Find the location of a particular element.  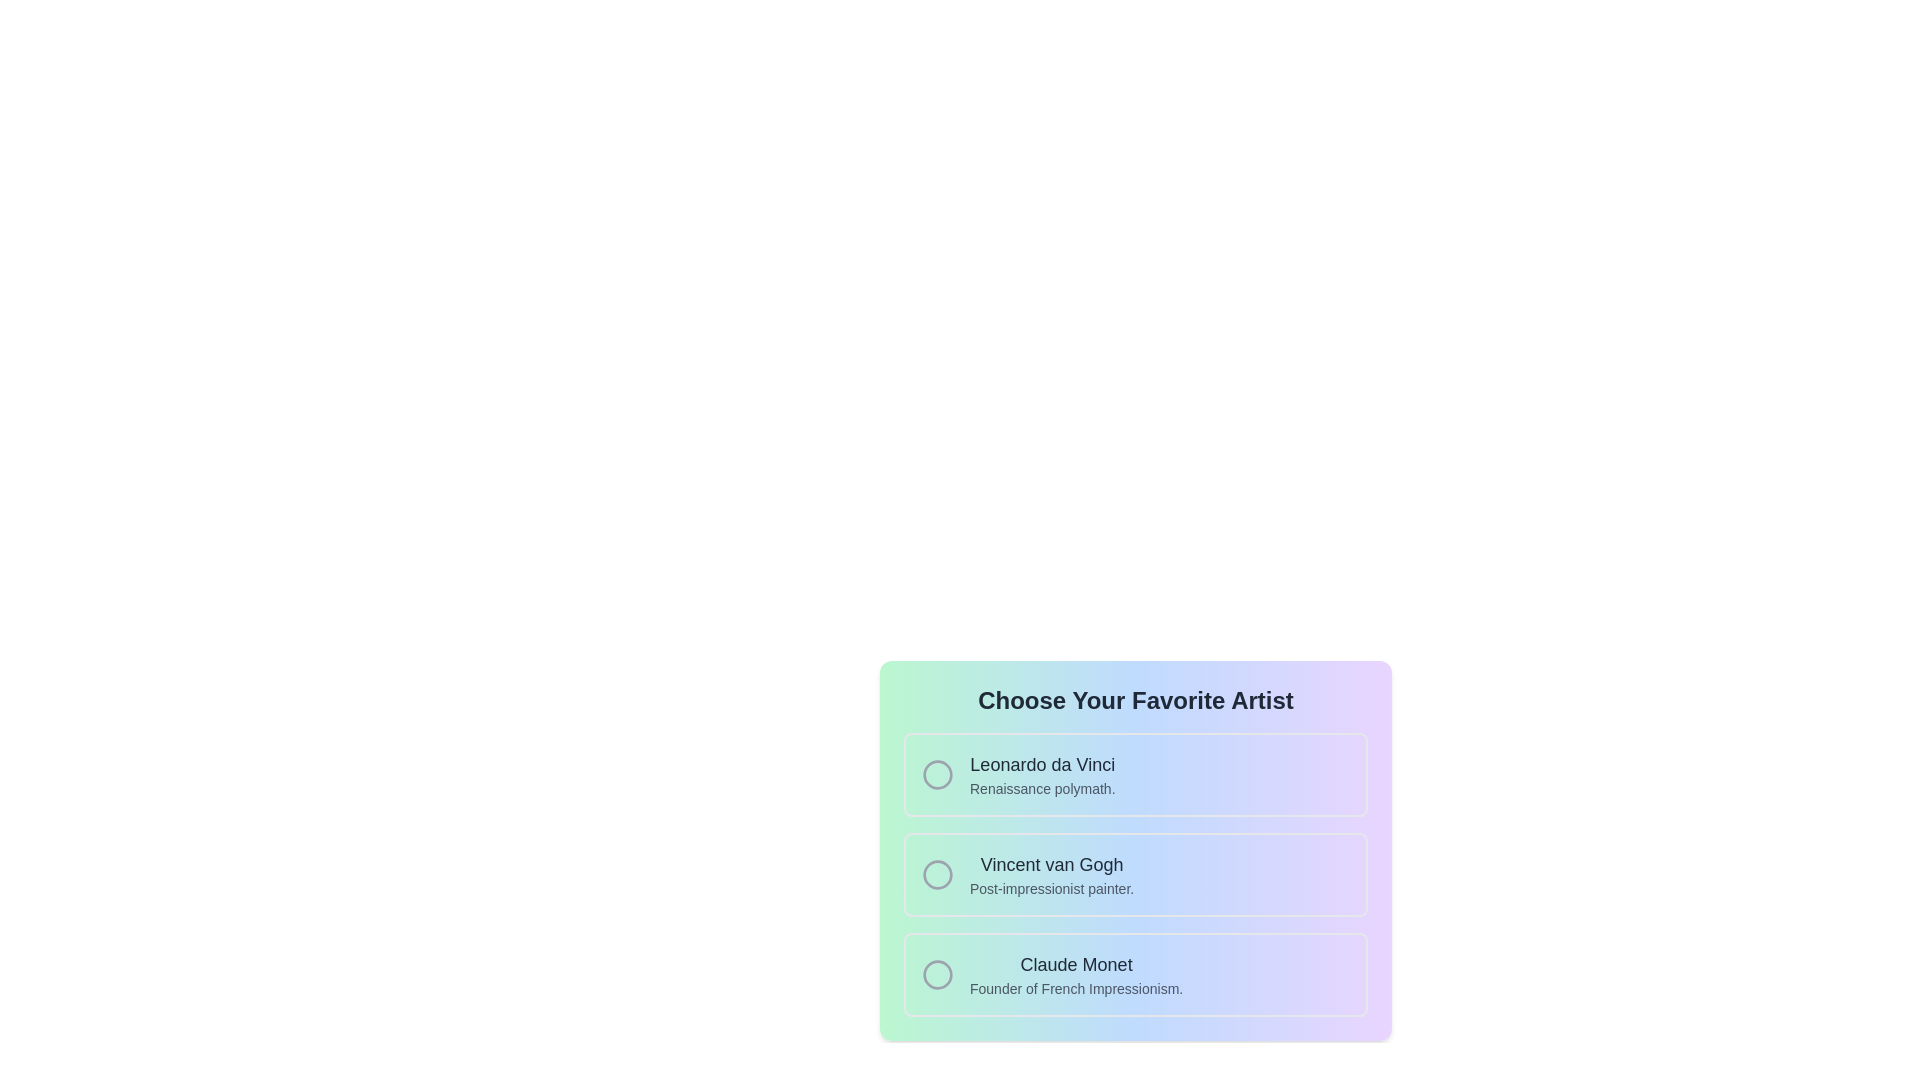

the selectable list item for 'Vincent van Gogh' in the 'Choose Your Favorite Artist' panel is located at coordinates (1136, 874).